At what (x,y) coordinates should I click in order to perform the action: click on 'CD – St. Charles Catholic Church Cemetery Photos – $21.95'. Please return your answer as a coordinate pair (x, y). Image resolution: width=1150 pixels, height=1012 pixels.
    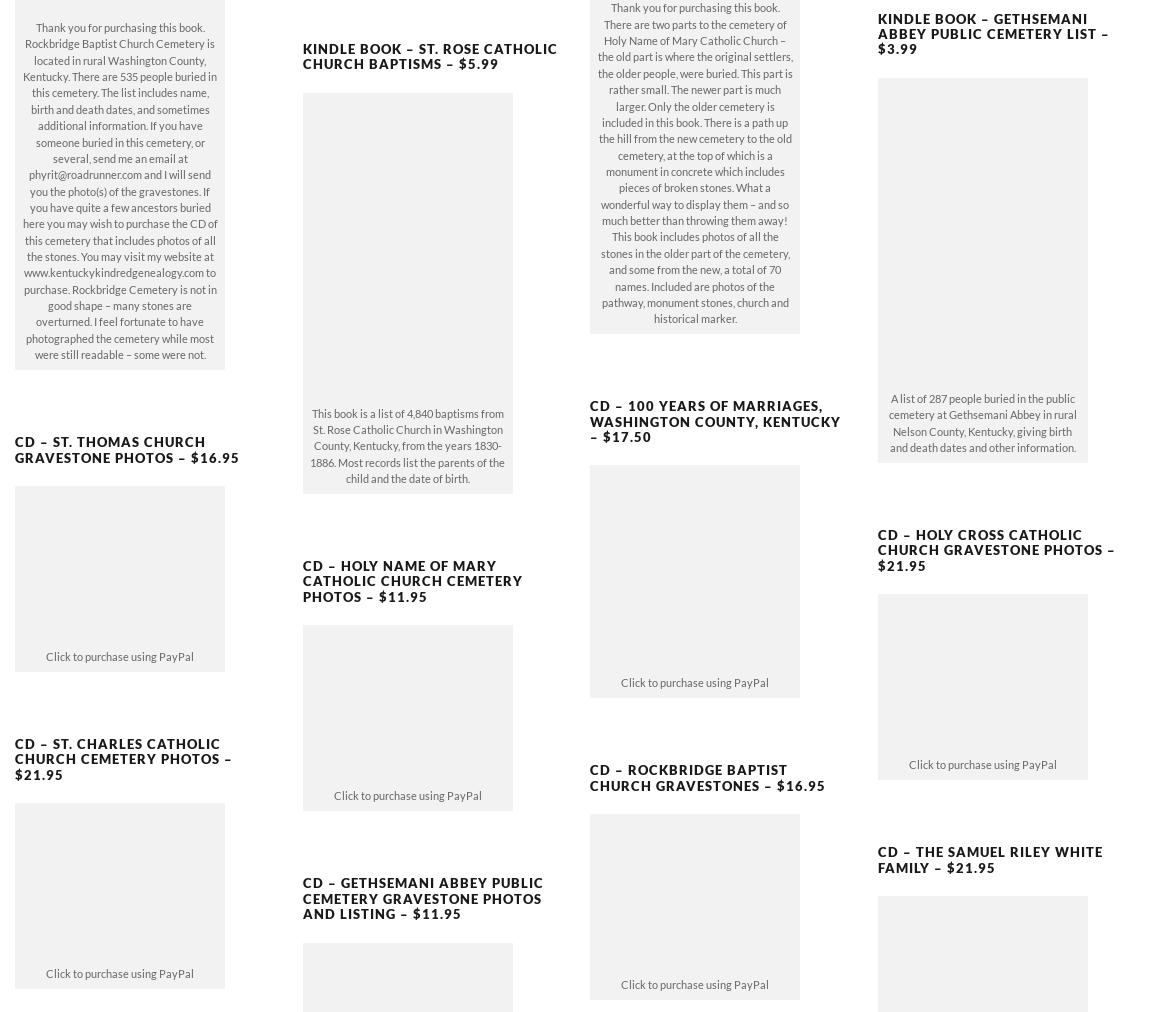
    Looking at the image, I should click on (122, 725).